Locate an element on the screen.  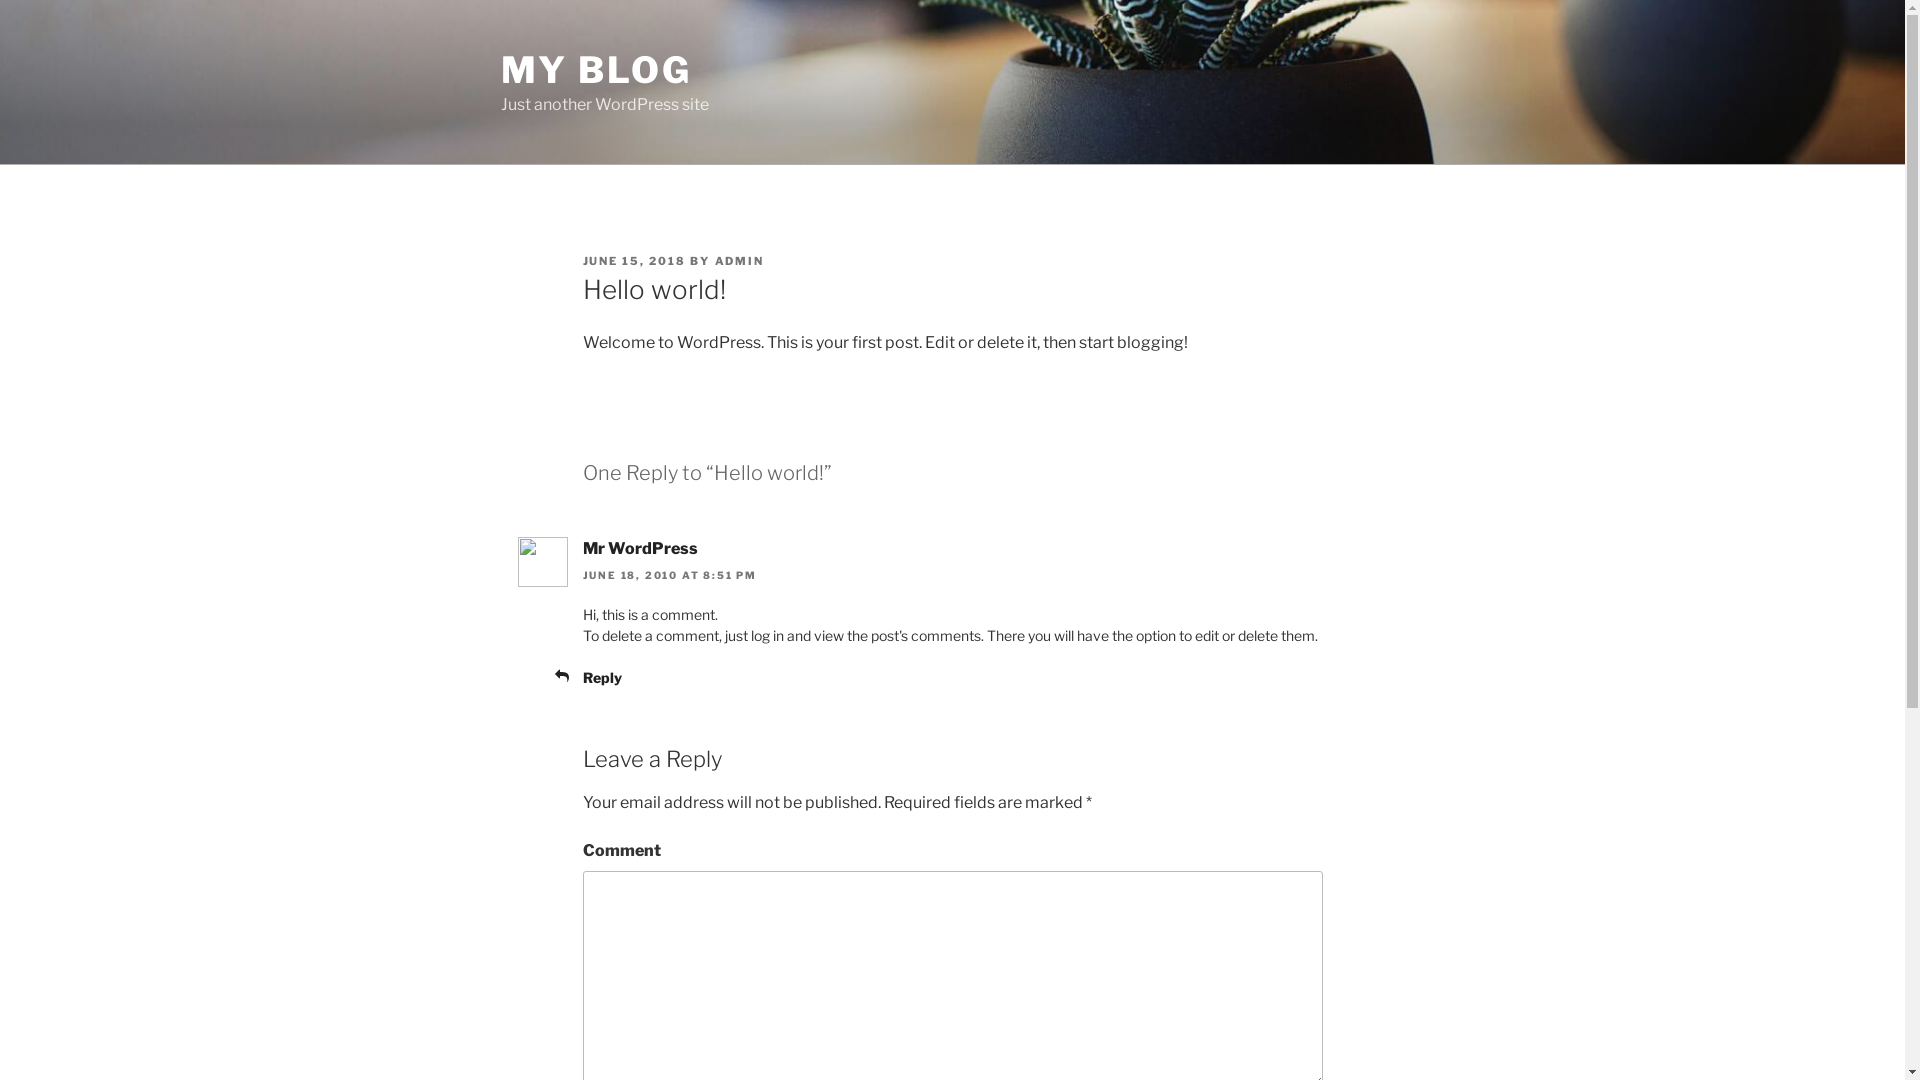
'MY BLOG' is located at coordinates (594, 68).